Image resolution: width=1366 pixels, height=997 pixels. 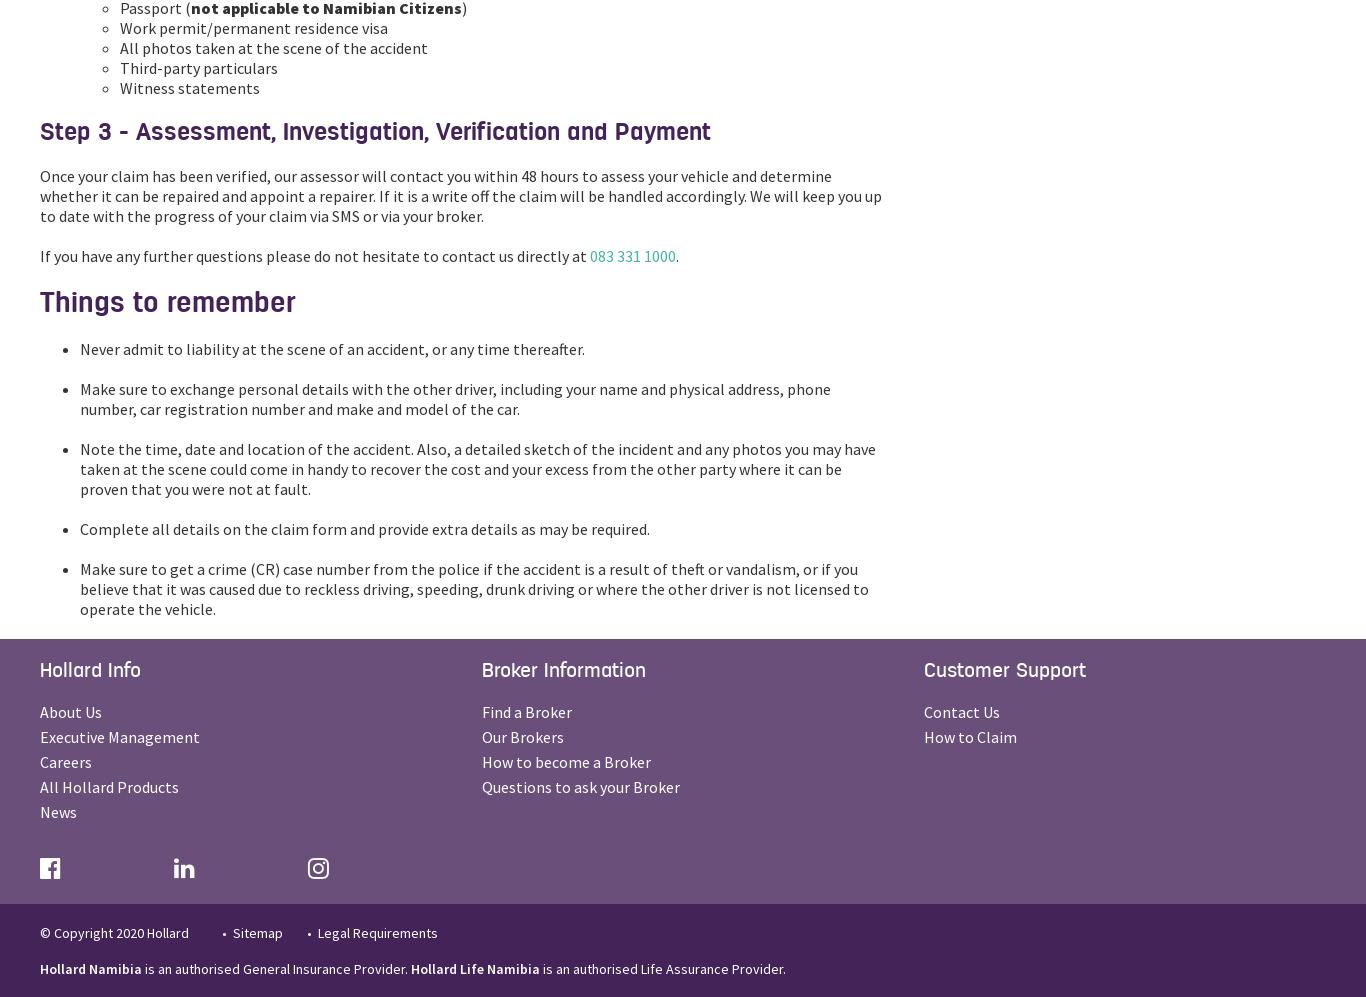 I want to click on 'Sitemap', so click(x=258, y=932).